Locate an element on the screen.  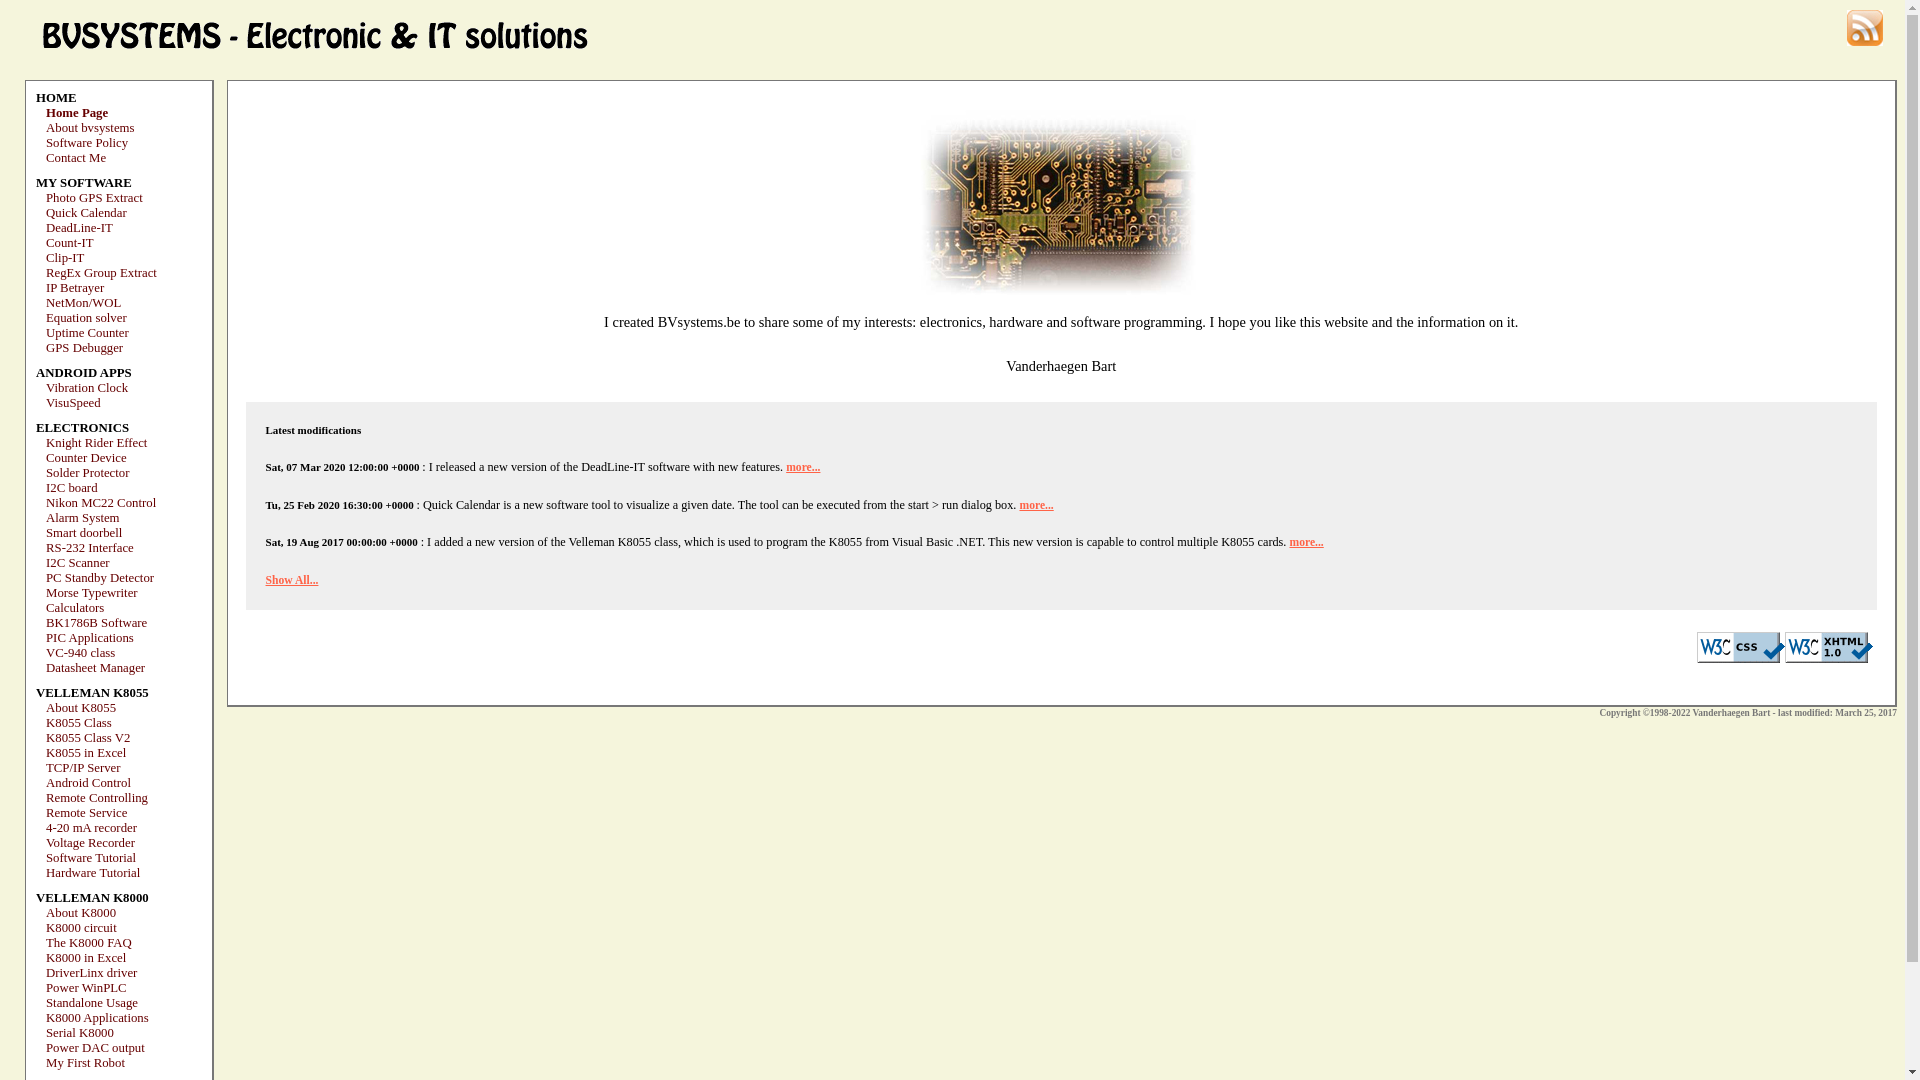
'Power DAC output' is located at coordinates (94, 1047).